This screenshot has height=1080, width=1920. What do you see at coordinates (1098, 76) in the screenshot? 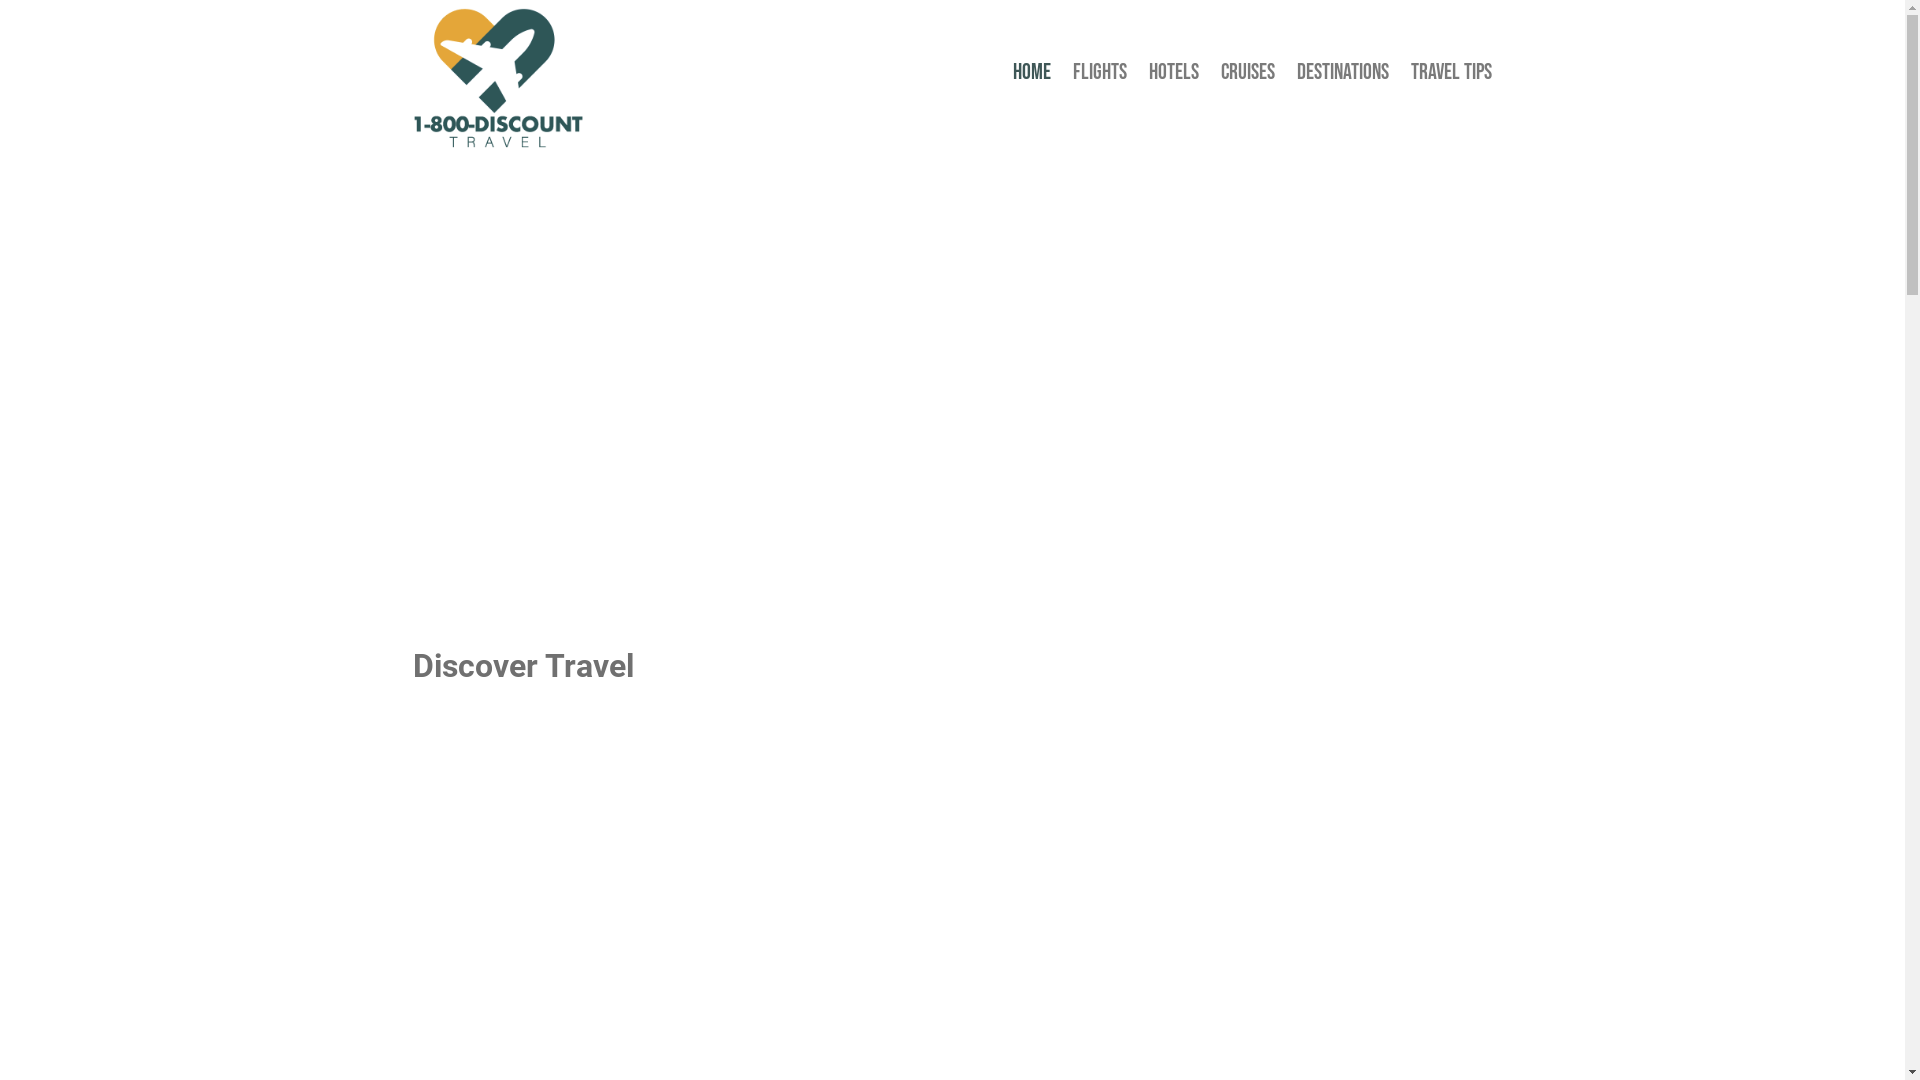
I see `'FLIGHTS'` at bounding box center [1098, 76].